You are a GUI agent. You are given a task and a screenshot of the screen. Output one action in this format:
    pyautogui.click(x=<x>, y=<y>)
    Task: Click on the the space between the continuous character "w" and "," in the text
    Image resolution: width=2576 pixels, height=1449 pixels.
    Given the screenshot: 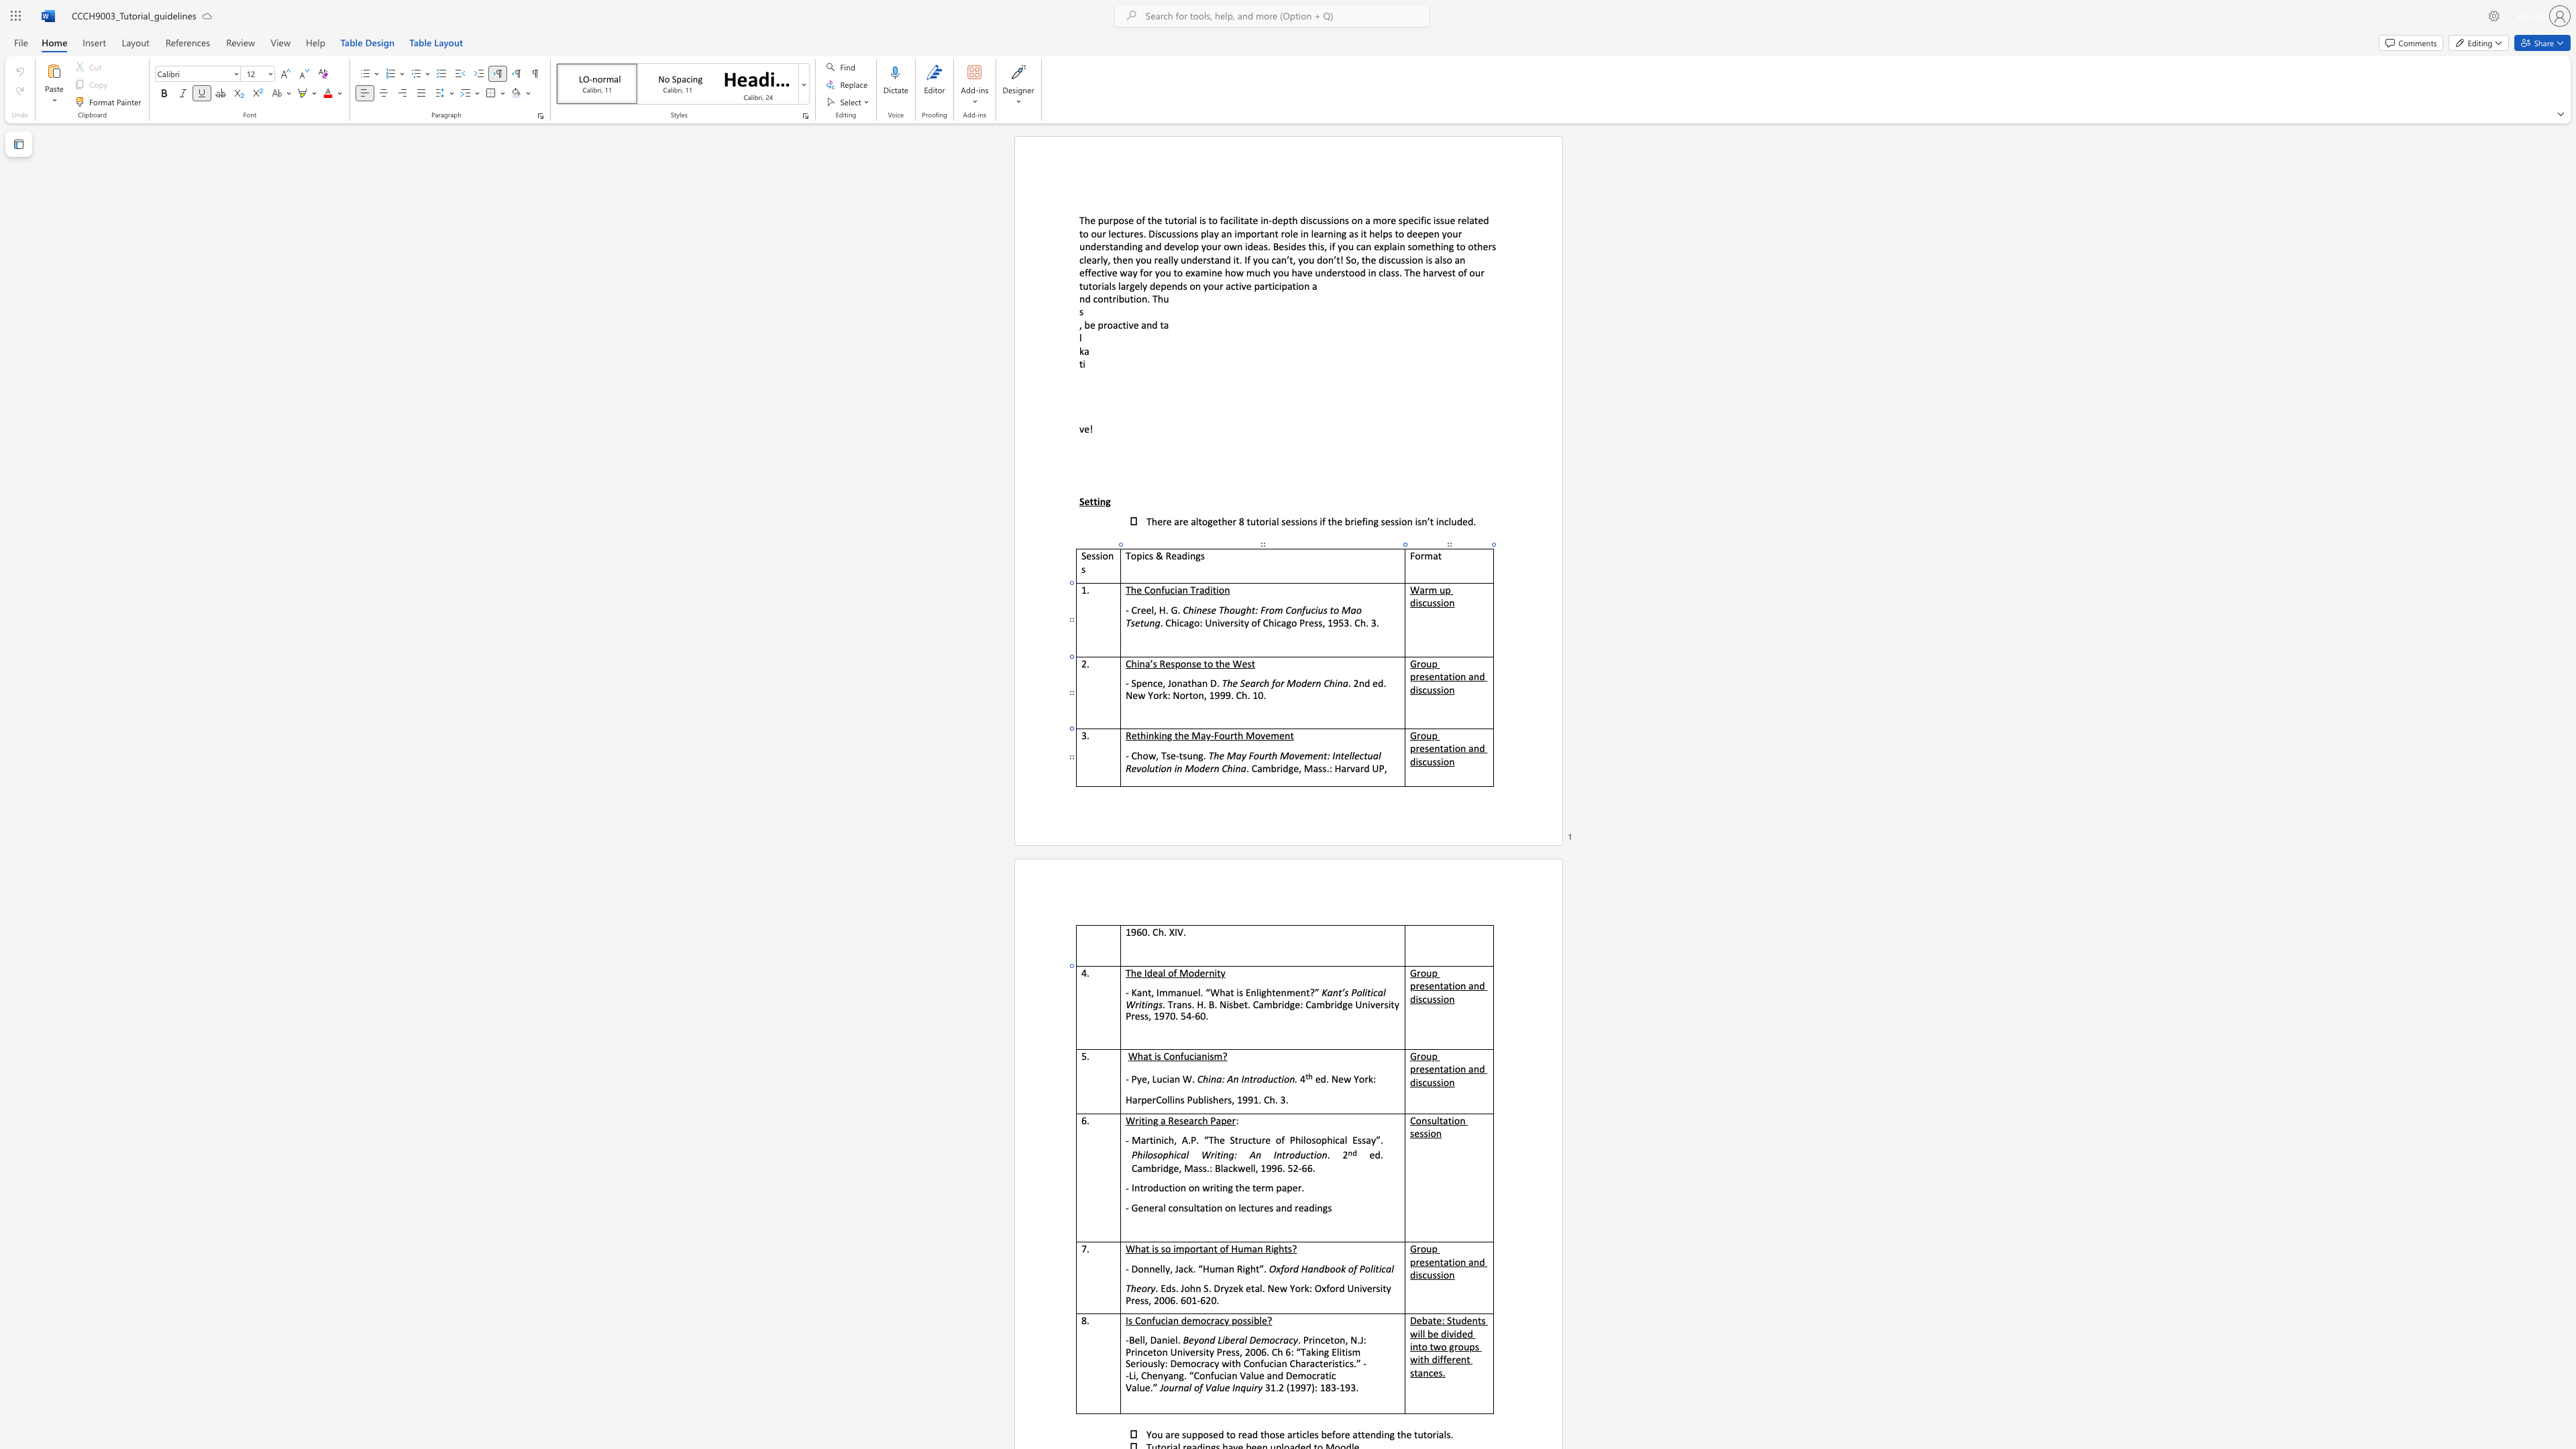 What is the action you would take?
    pyautogui.click(x=1153, y=755)
    